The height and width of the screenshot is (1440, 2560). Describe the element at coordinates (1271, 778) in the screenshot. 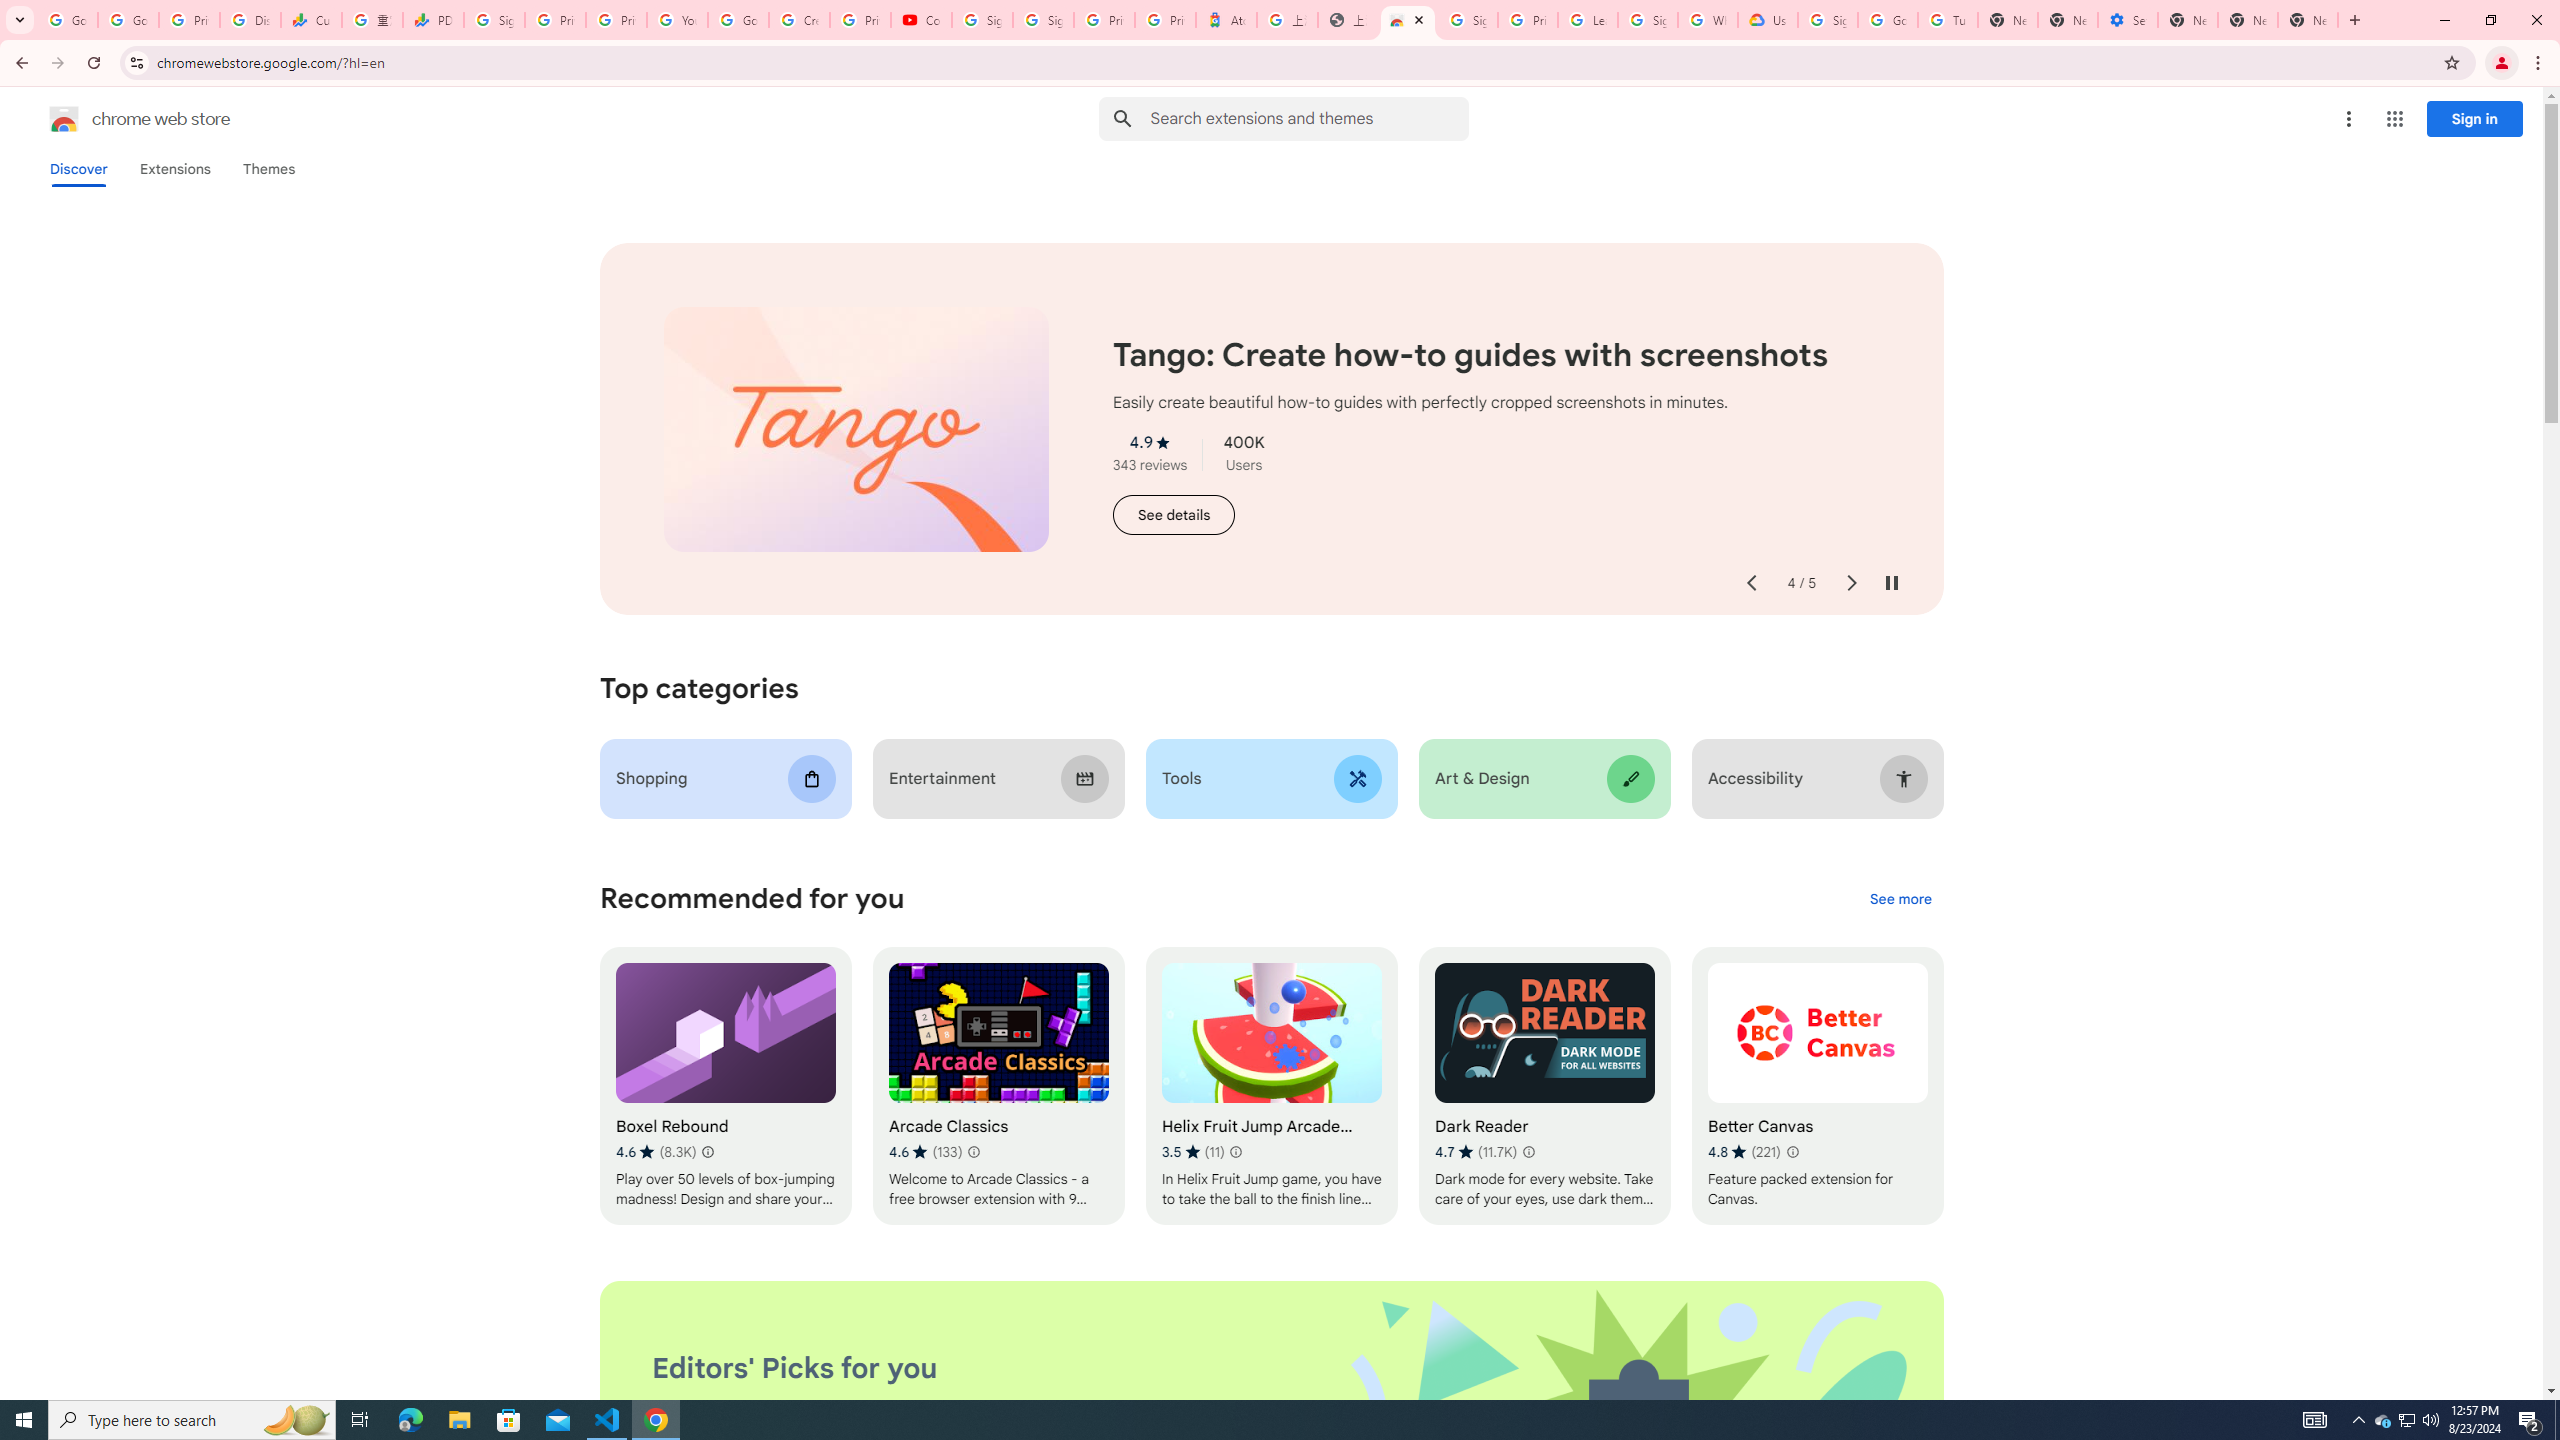

I see `'Tools'` at that location.